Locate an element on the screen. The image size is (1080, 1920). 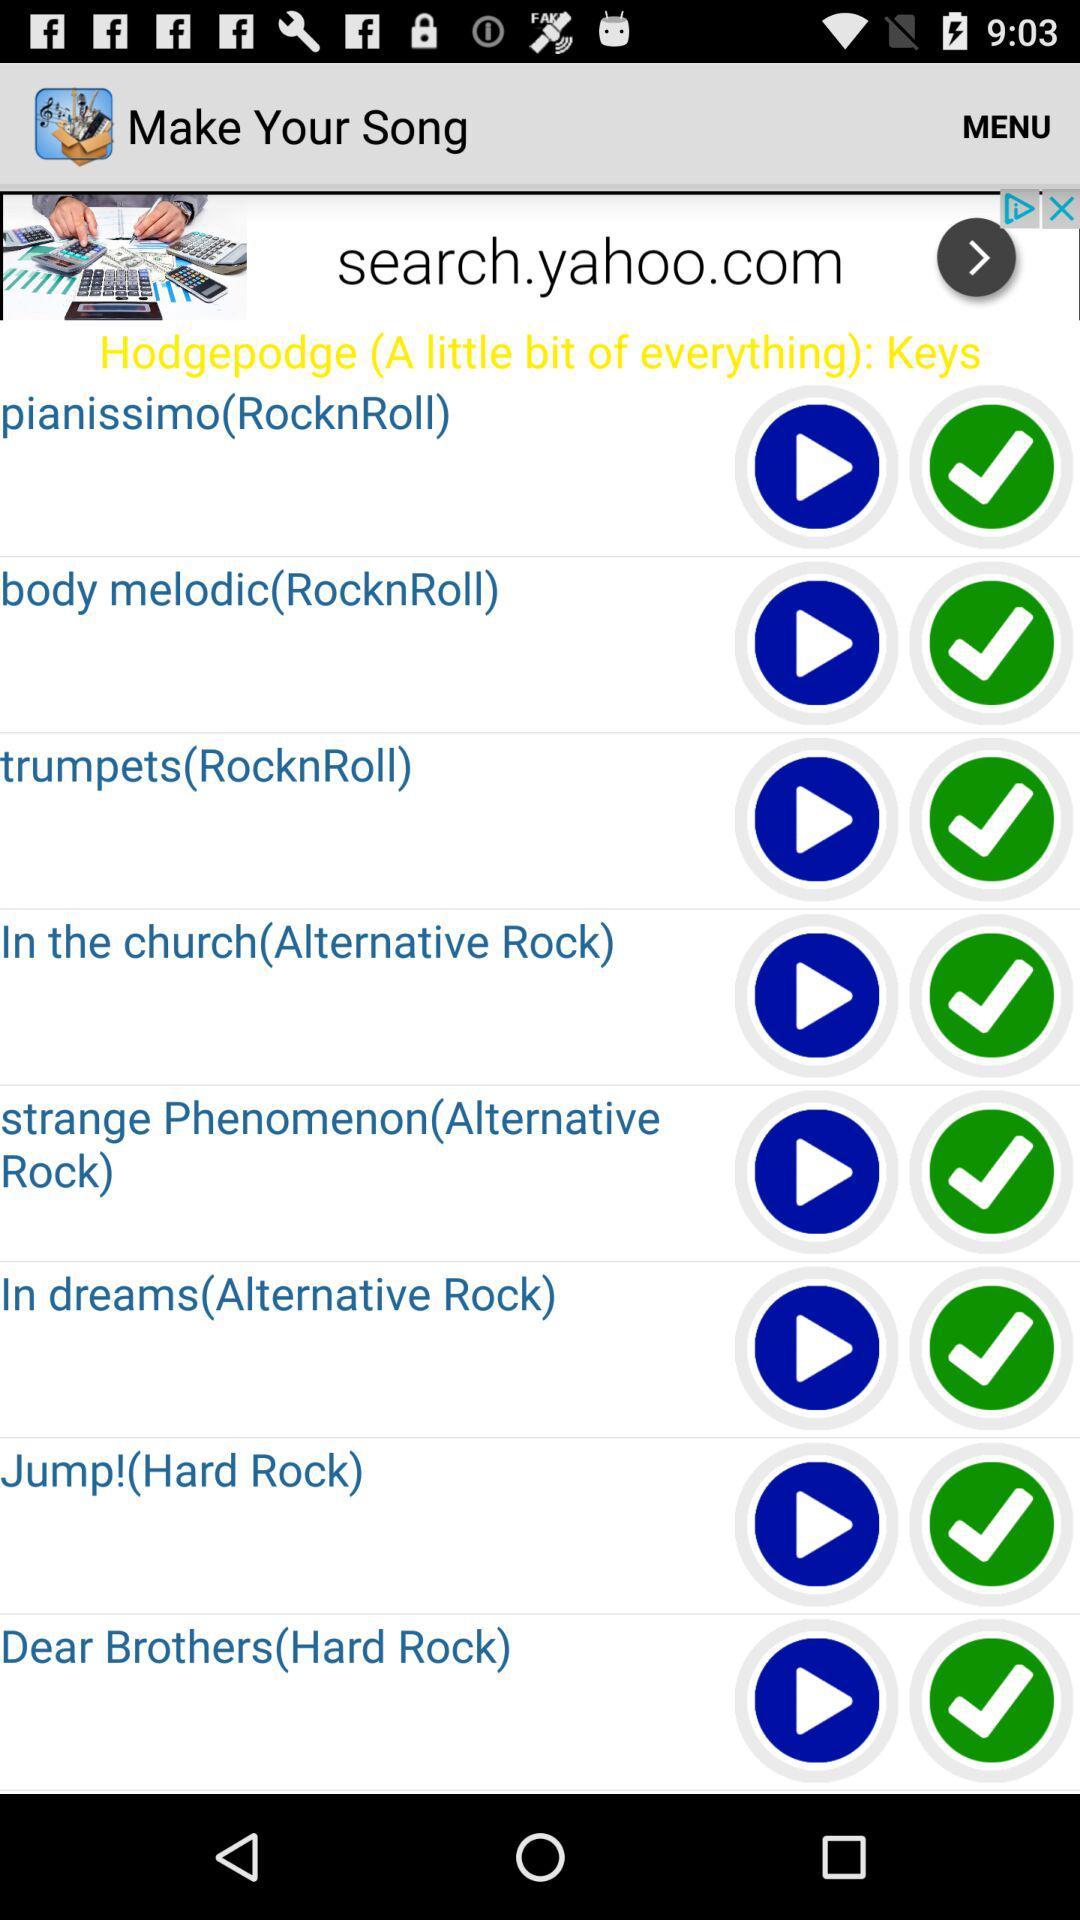
page is located at coordinates (992, 467).